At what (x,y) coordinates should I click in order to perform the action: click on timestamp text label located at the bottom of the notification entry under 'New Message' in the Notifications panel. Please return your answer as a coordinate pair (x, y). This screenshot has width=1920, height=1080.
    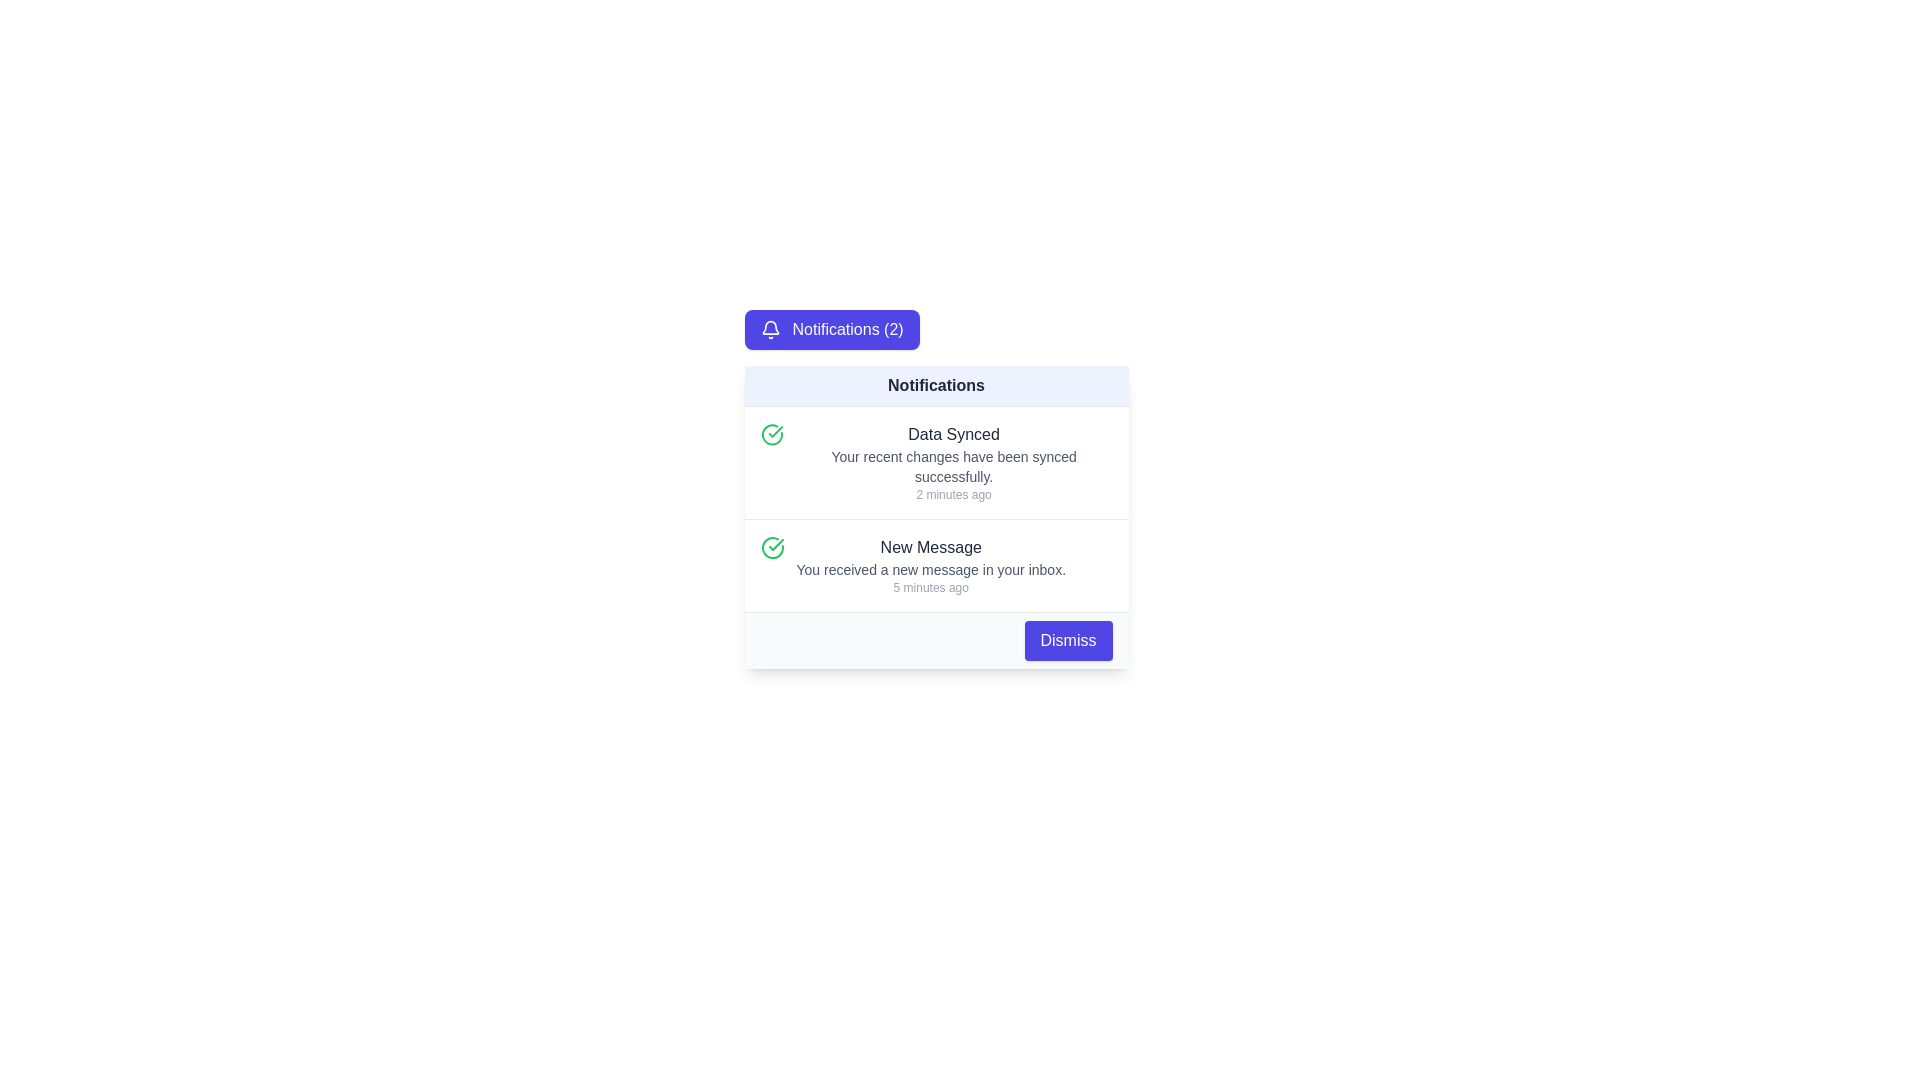
    Looking at the image, I should click on (930, 586).